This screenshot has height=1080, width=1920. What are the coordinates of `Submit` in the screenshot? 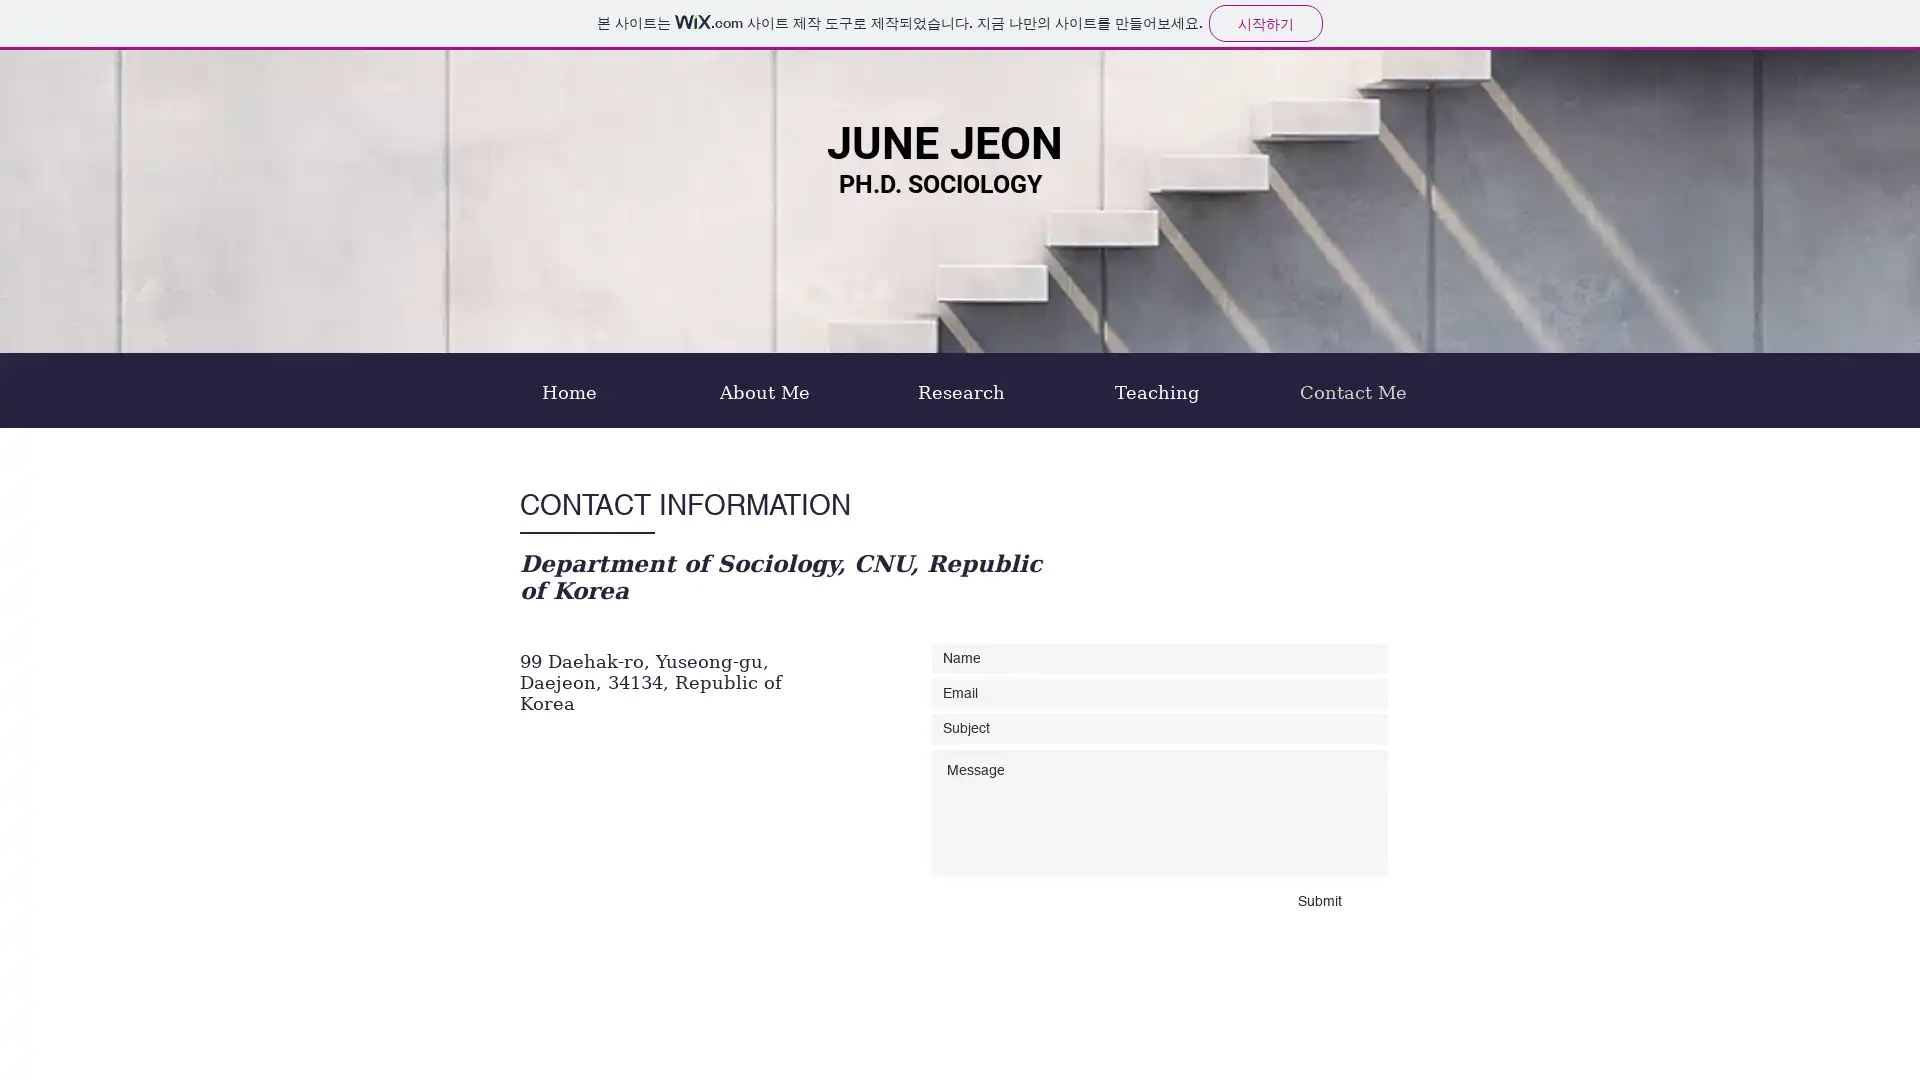 It's located at (1319, 902).